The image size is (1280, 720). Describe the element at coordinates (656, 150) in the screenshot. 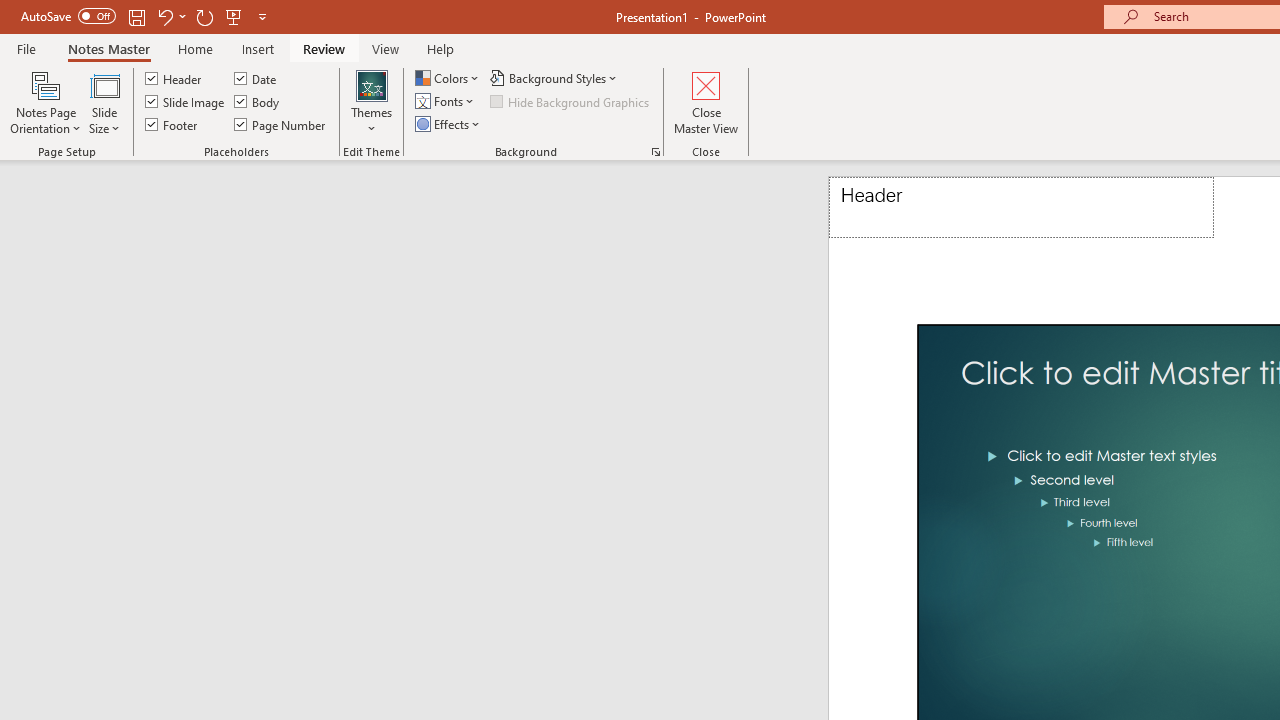

I see `'Format Background...'` at that location.